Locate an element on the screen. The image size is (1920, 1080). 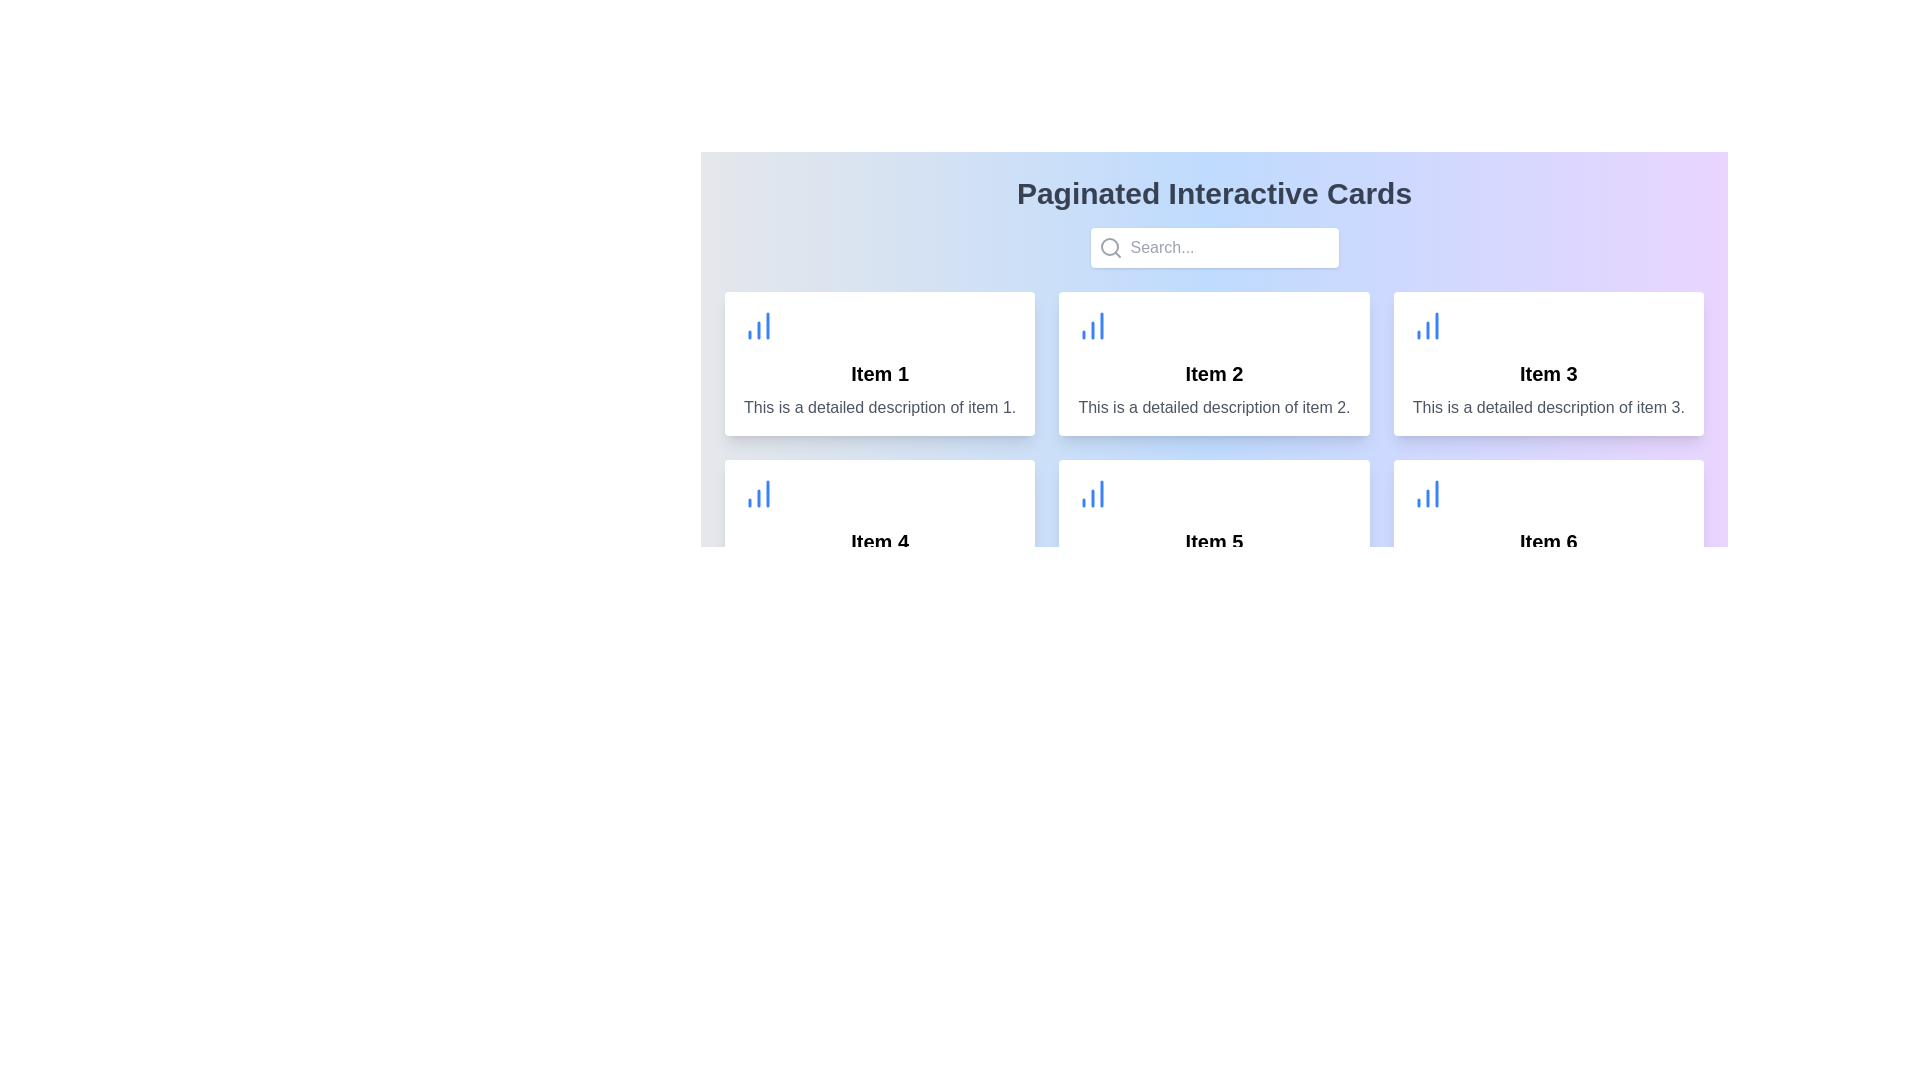
the chart icon representing a bar graph with three columns of varying heights, displayed in blue, located at the top-left corner of the card titled 'Item 6' is located at coordinates (1426, 493).